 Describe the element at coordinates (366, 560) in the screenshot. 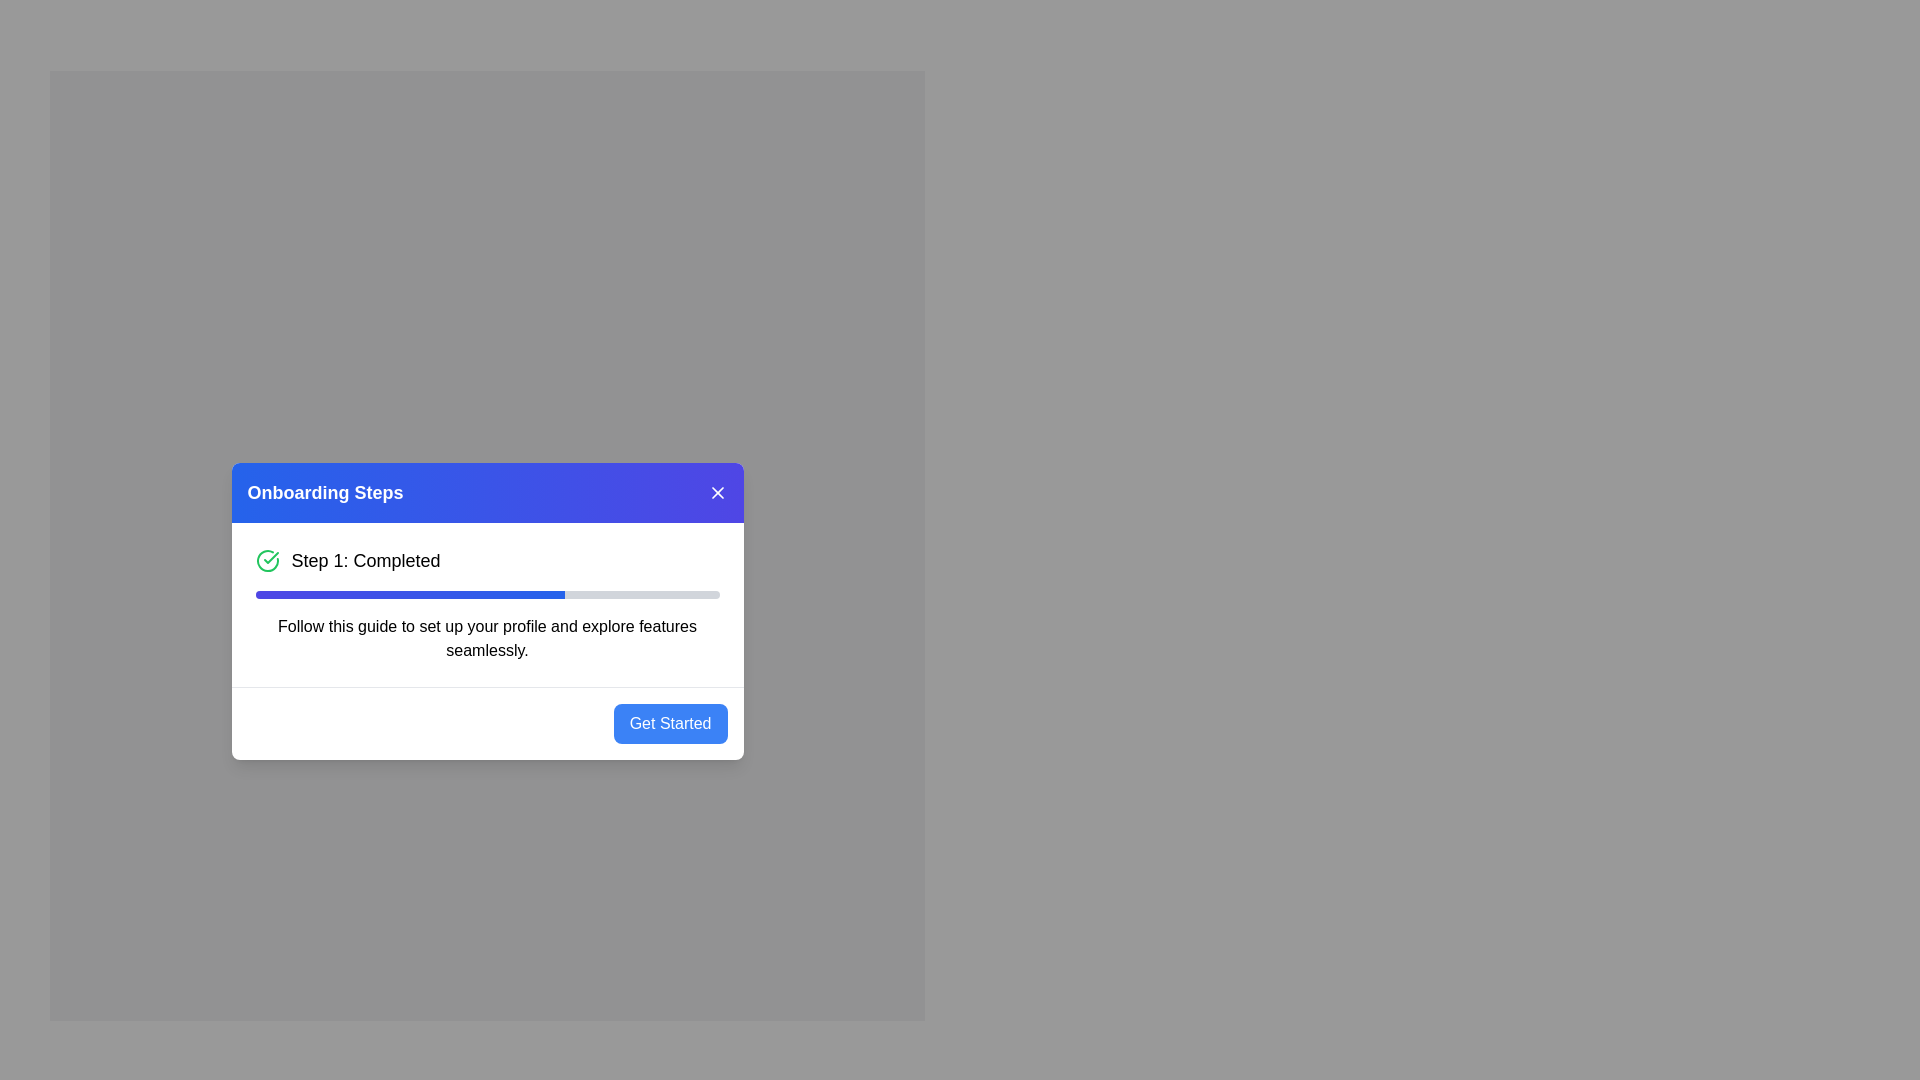

I see `the text label displaying 'Step 1: Completed', which is visually emphasized by a larger font size and bold style, and located to the right of a green circular check icon` at that location.